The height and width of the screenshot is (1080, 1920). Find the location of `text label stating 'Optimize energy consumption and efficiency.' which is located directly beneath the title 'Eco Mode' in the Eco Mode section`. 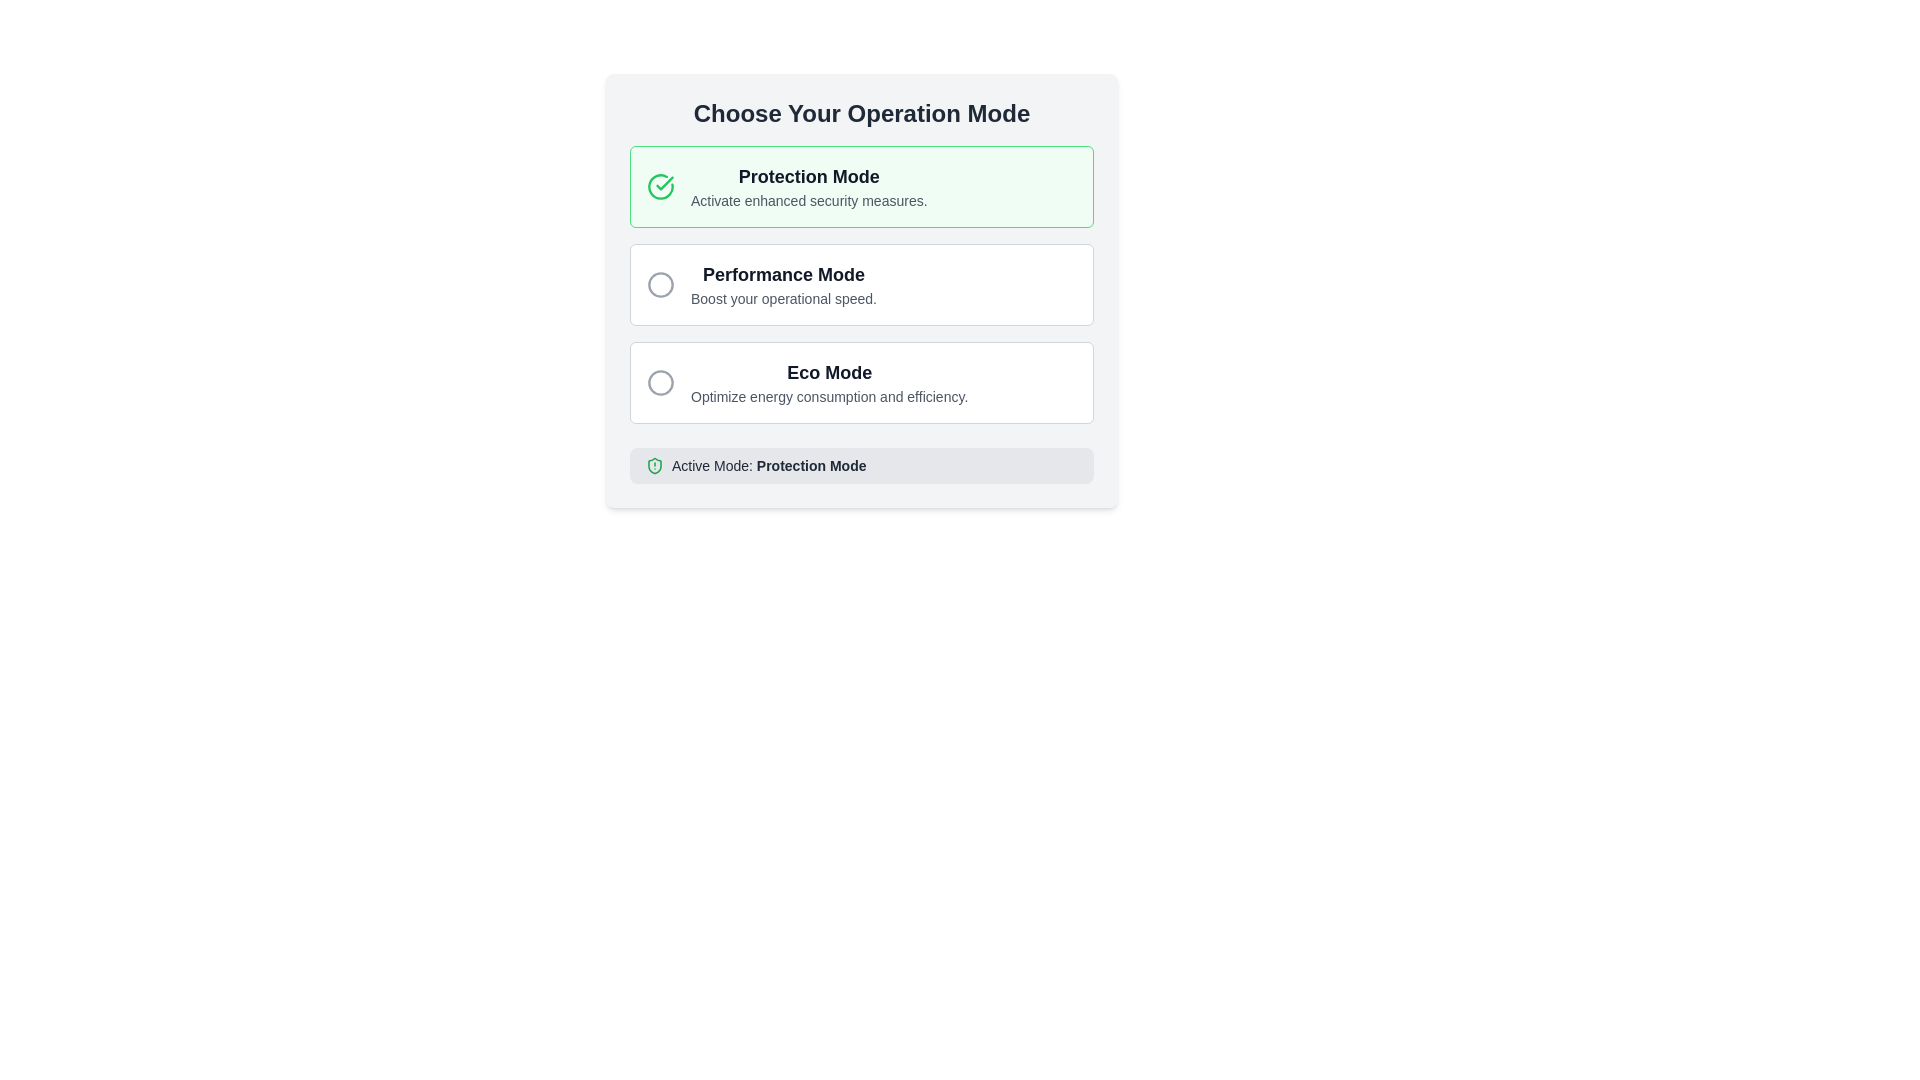

text label stating 'Optimize energy consumption and efficiency.' which is located directly beneath the title 'Eco Mode' in the Eco Mode section is located at coordinates (829, 397).